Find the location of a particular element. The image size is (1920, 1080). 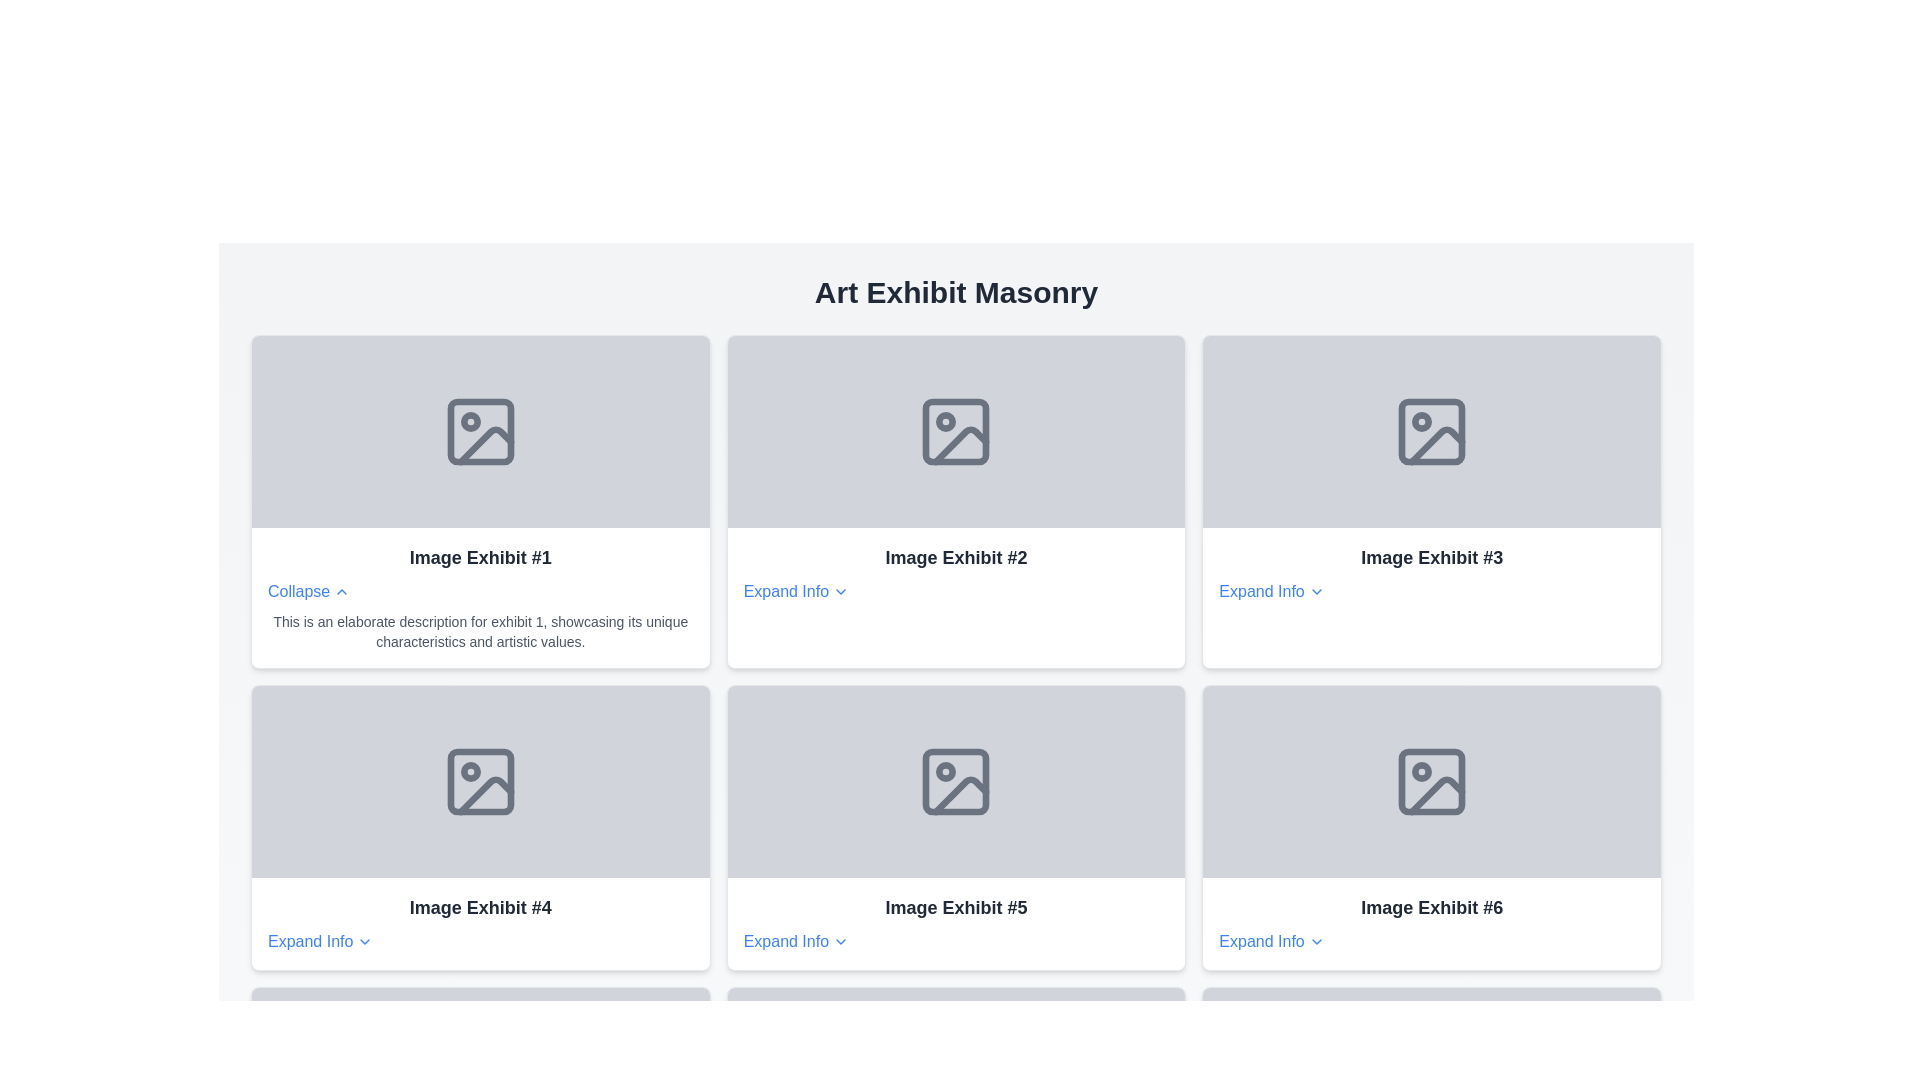

the chevron down SVG icon indicating the expandable functionality of the 'Expand Info' link associated with 'Image Exhibit #2' is located at coordinates (841, 590).